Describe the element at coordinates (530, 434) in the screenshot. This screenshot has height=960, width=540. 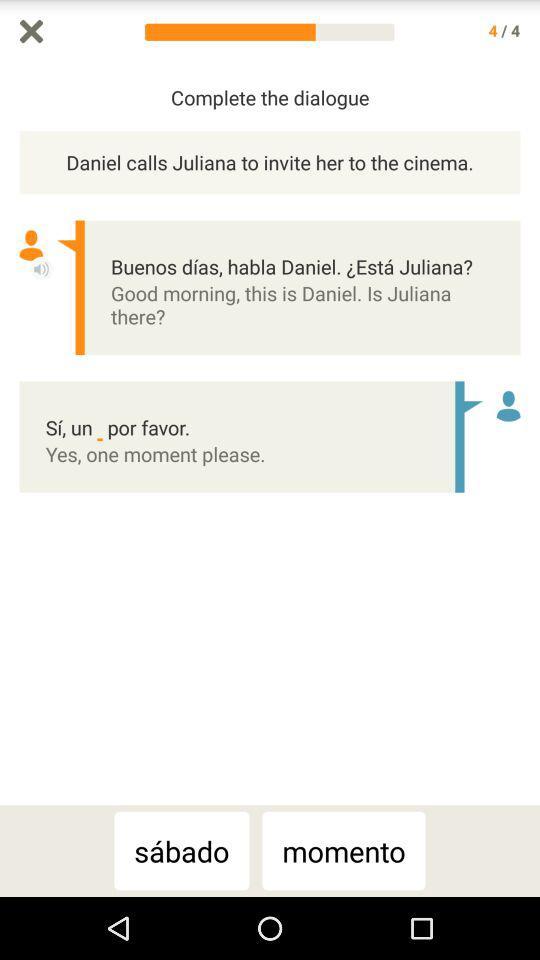
I see `the icon to the right of the daniel calls juliana` at that location.